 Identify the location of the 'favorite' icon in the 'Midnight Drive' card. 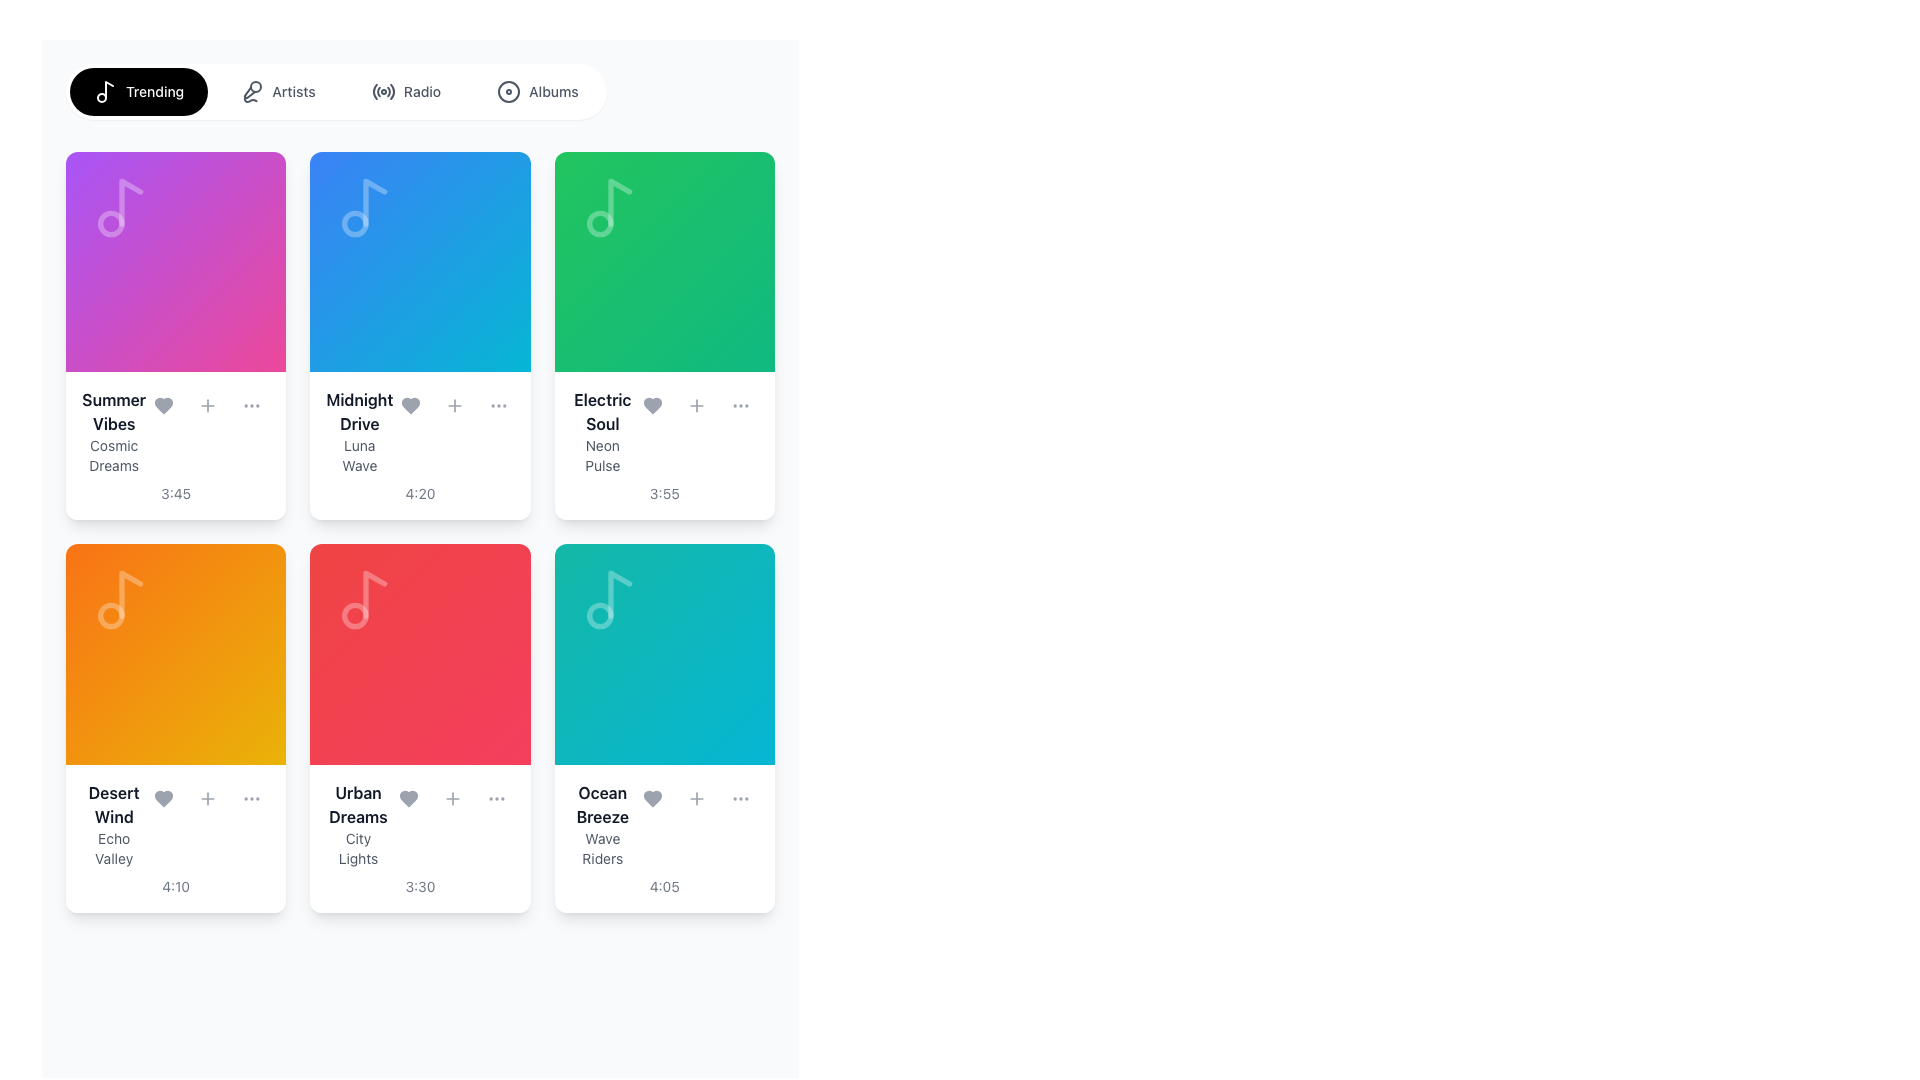
(410, 405).